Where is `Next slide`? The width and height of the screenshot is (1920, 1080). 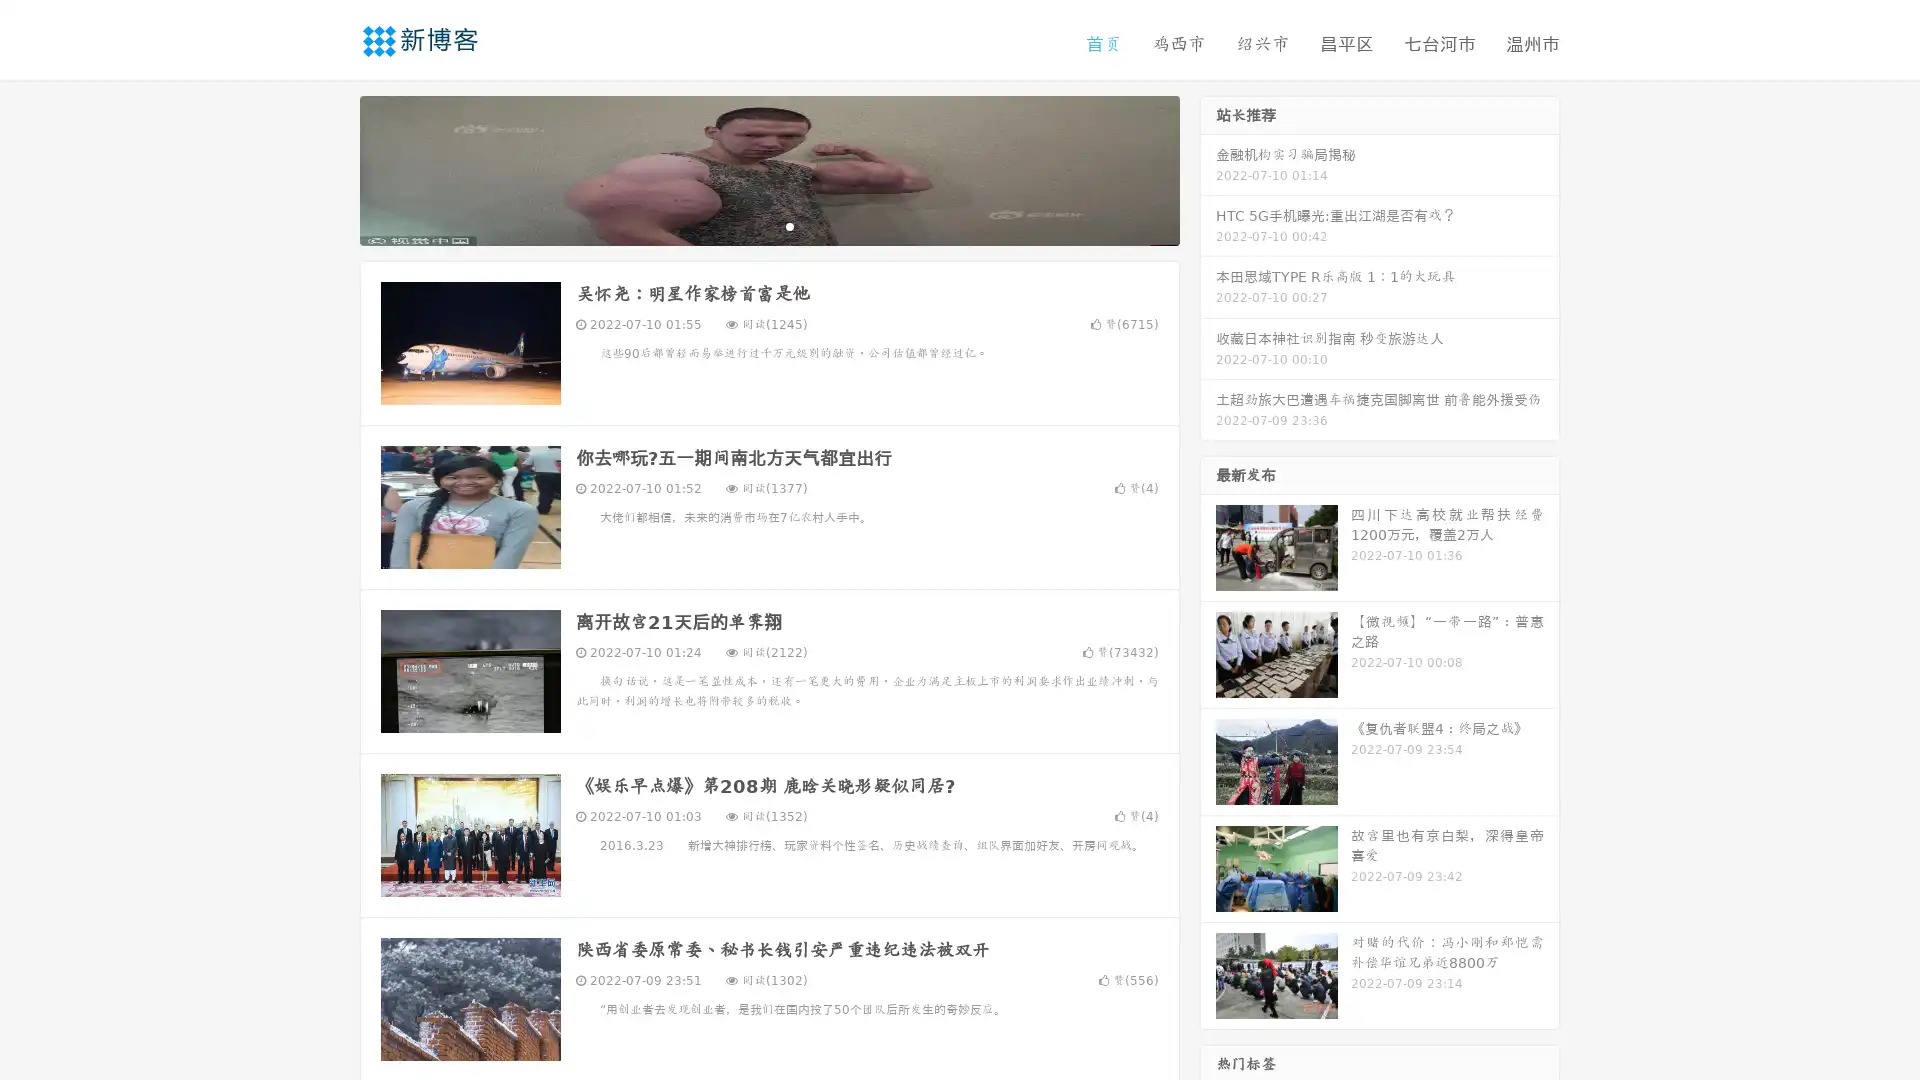 Next slide is located at coordinates (1208, 168).